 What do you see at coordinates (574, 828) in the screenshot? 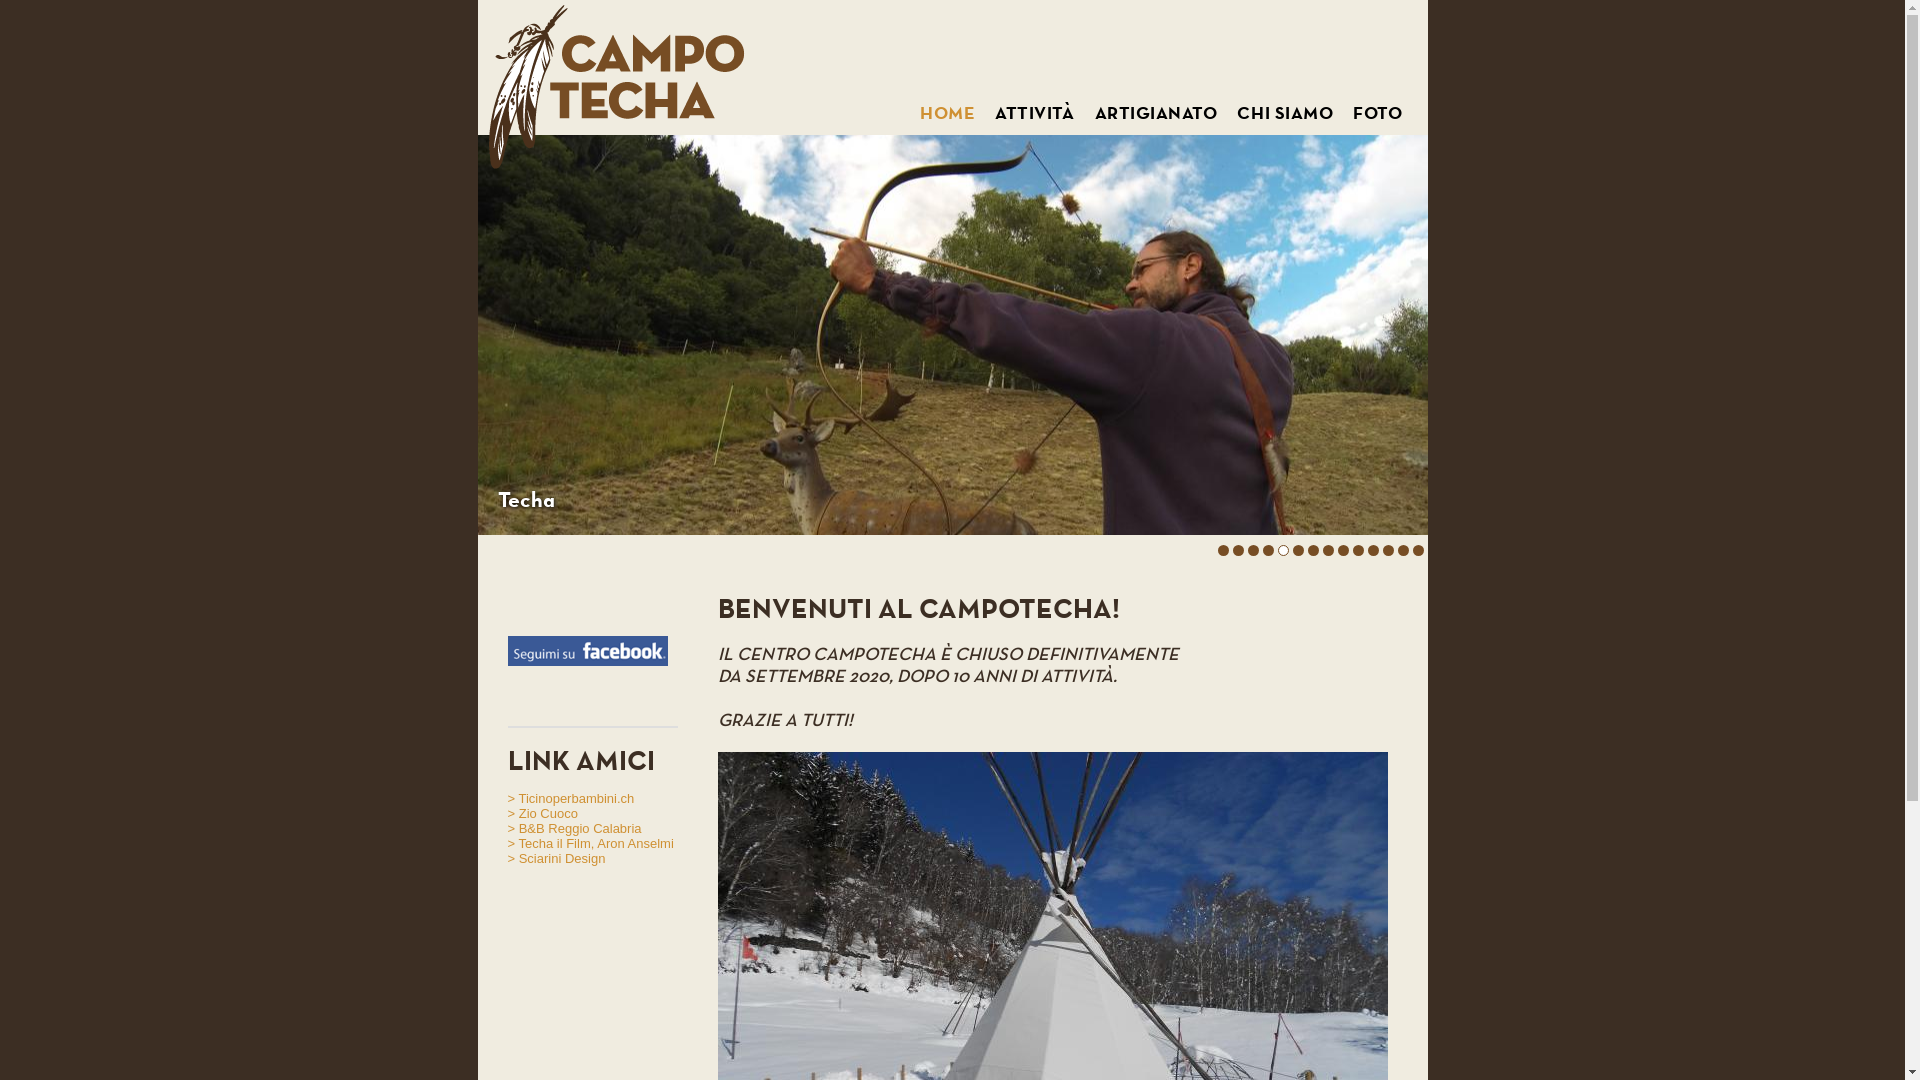
I see `'> B&B Reggio Calabria'` at bounding box center [574, 828].